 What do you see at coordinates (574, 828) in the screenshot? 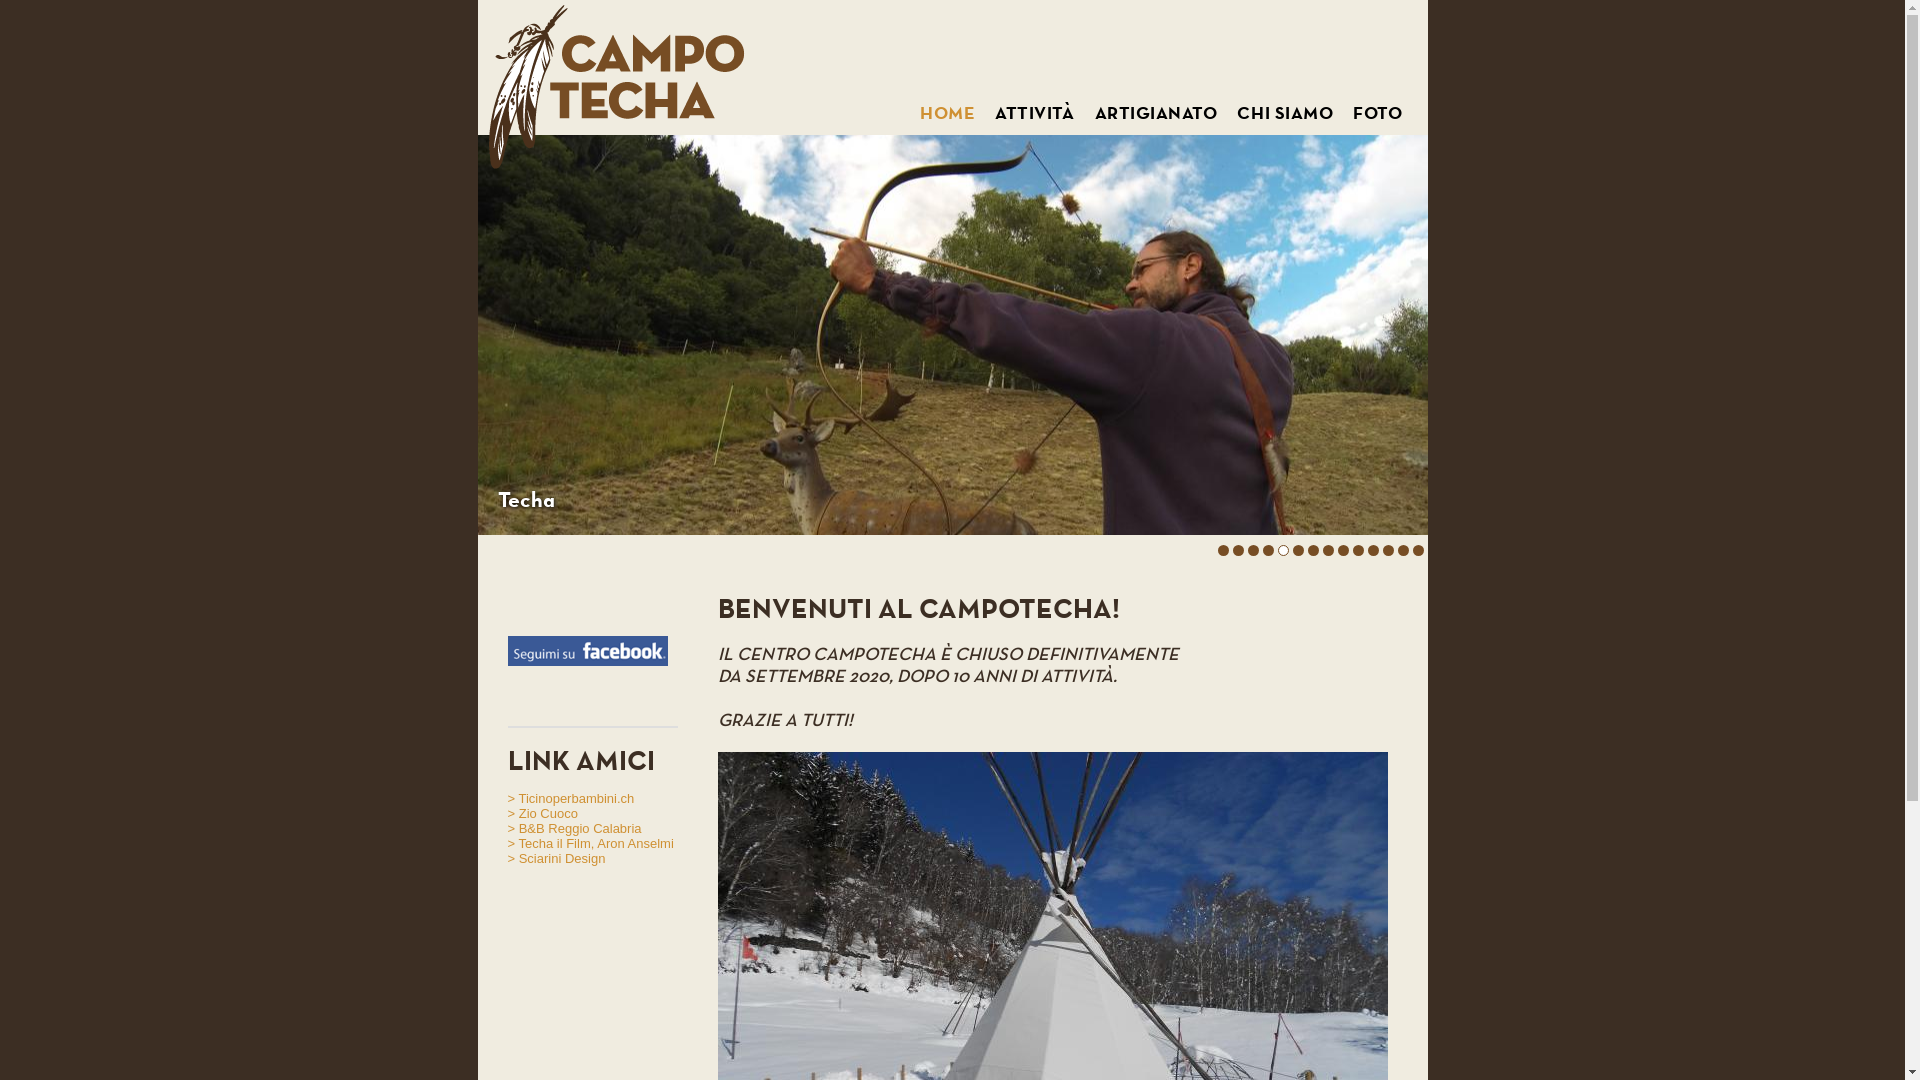
I see `'> B&B Reggio Calabria'` at bounding box center [574, 828].